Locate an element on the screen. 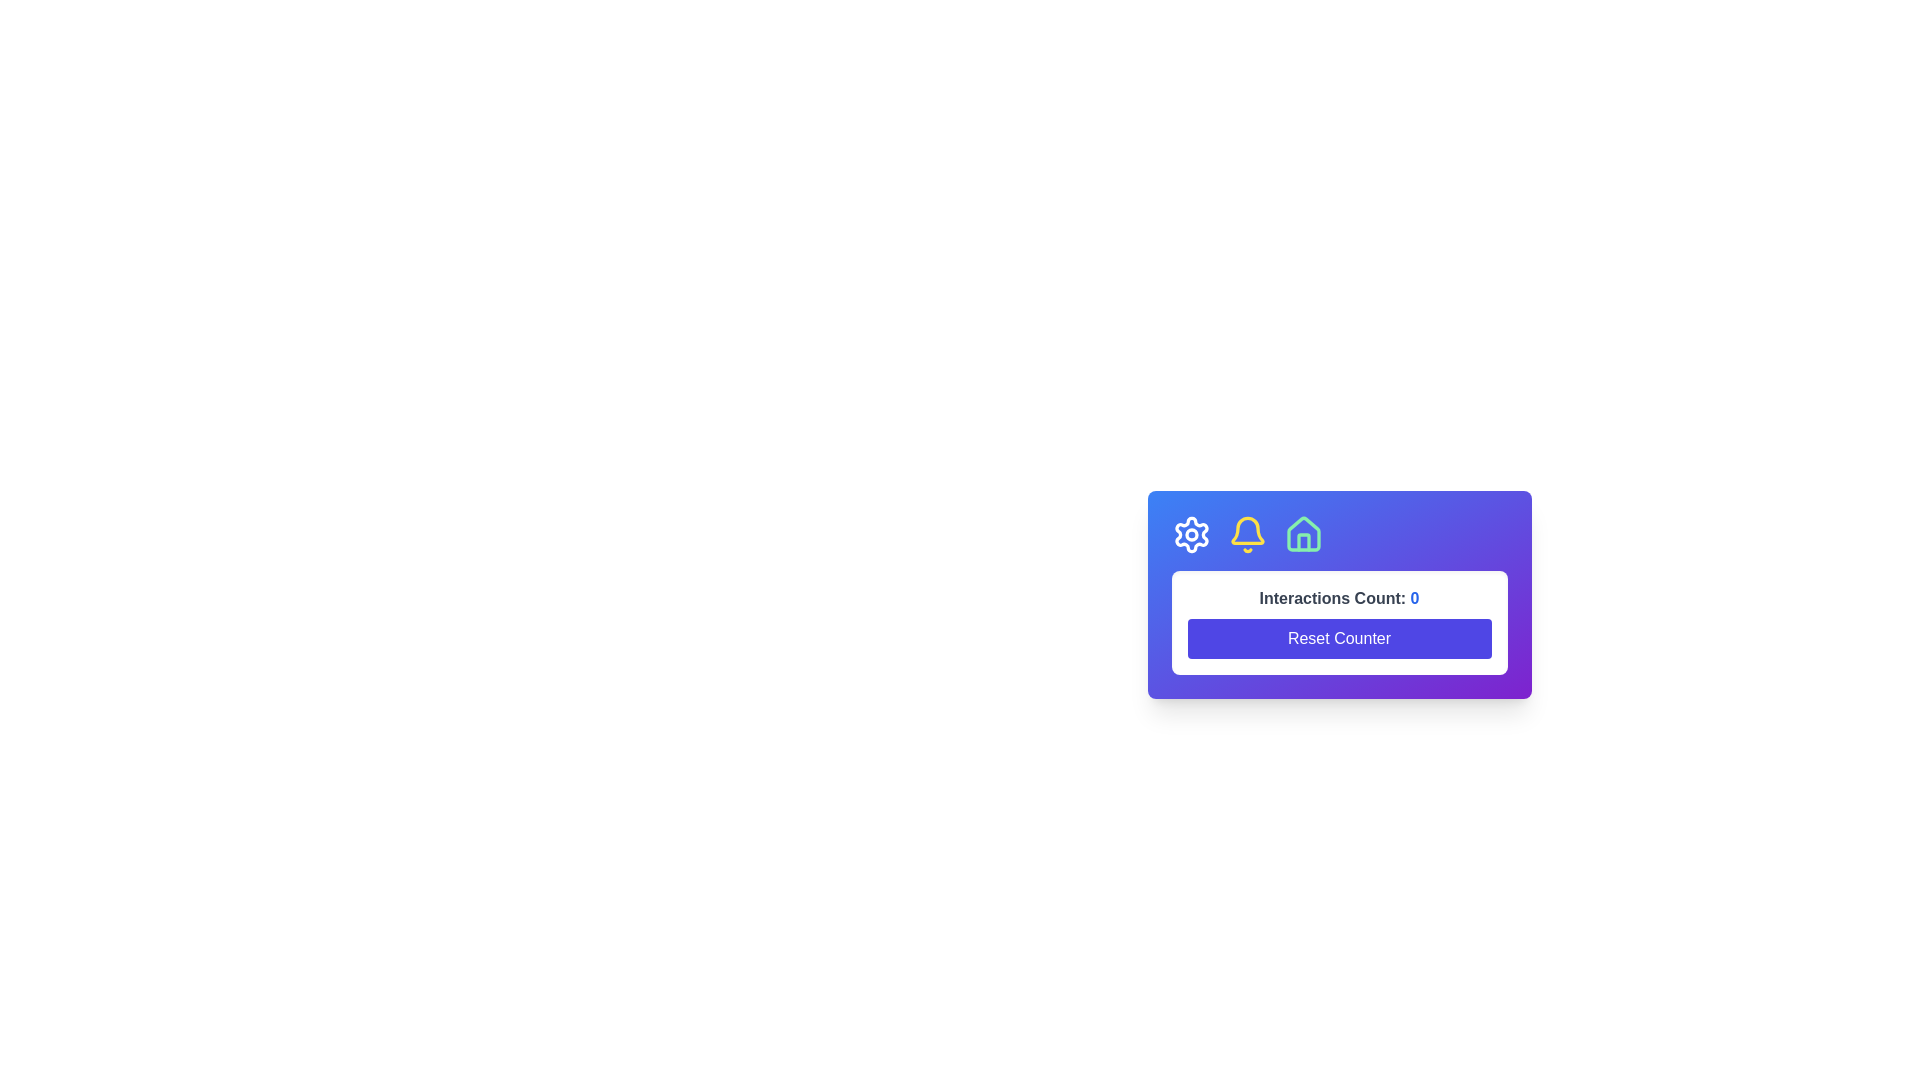  the reset button located below the text label in the composite UI component that displays the current count of interactions is located at coordinates (1339, 622).